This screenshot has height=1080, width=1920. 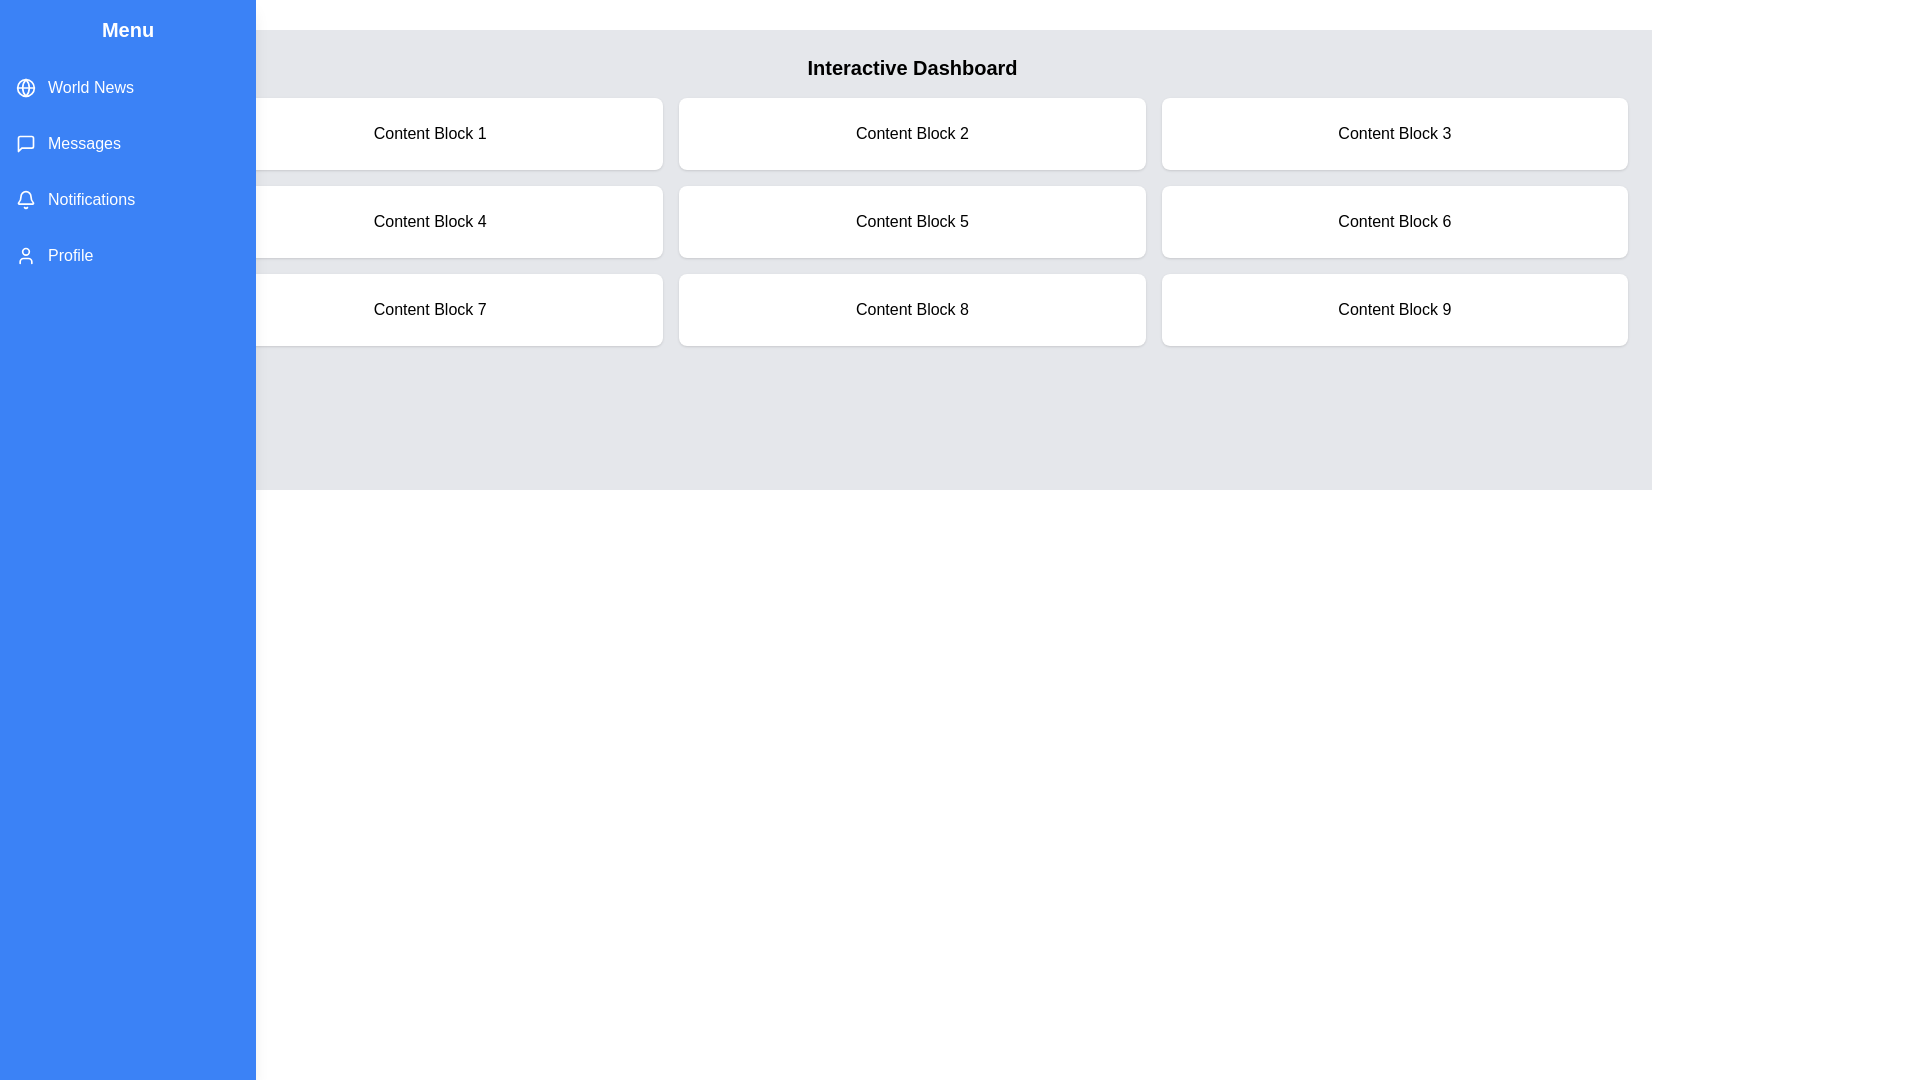 What do you see at coordinates (127, 200) in the screenshot?
I see `the menu item Notifications from the list` at bounding box center [127, 200].